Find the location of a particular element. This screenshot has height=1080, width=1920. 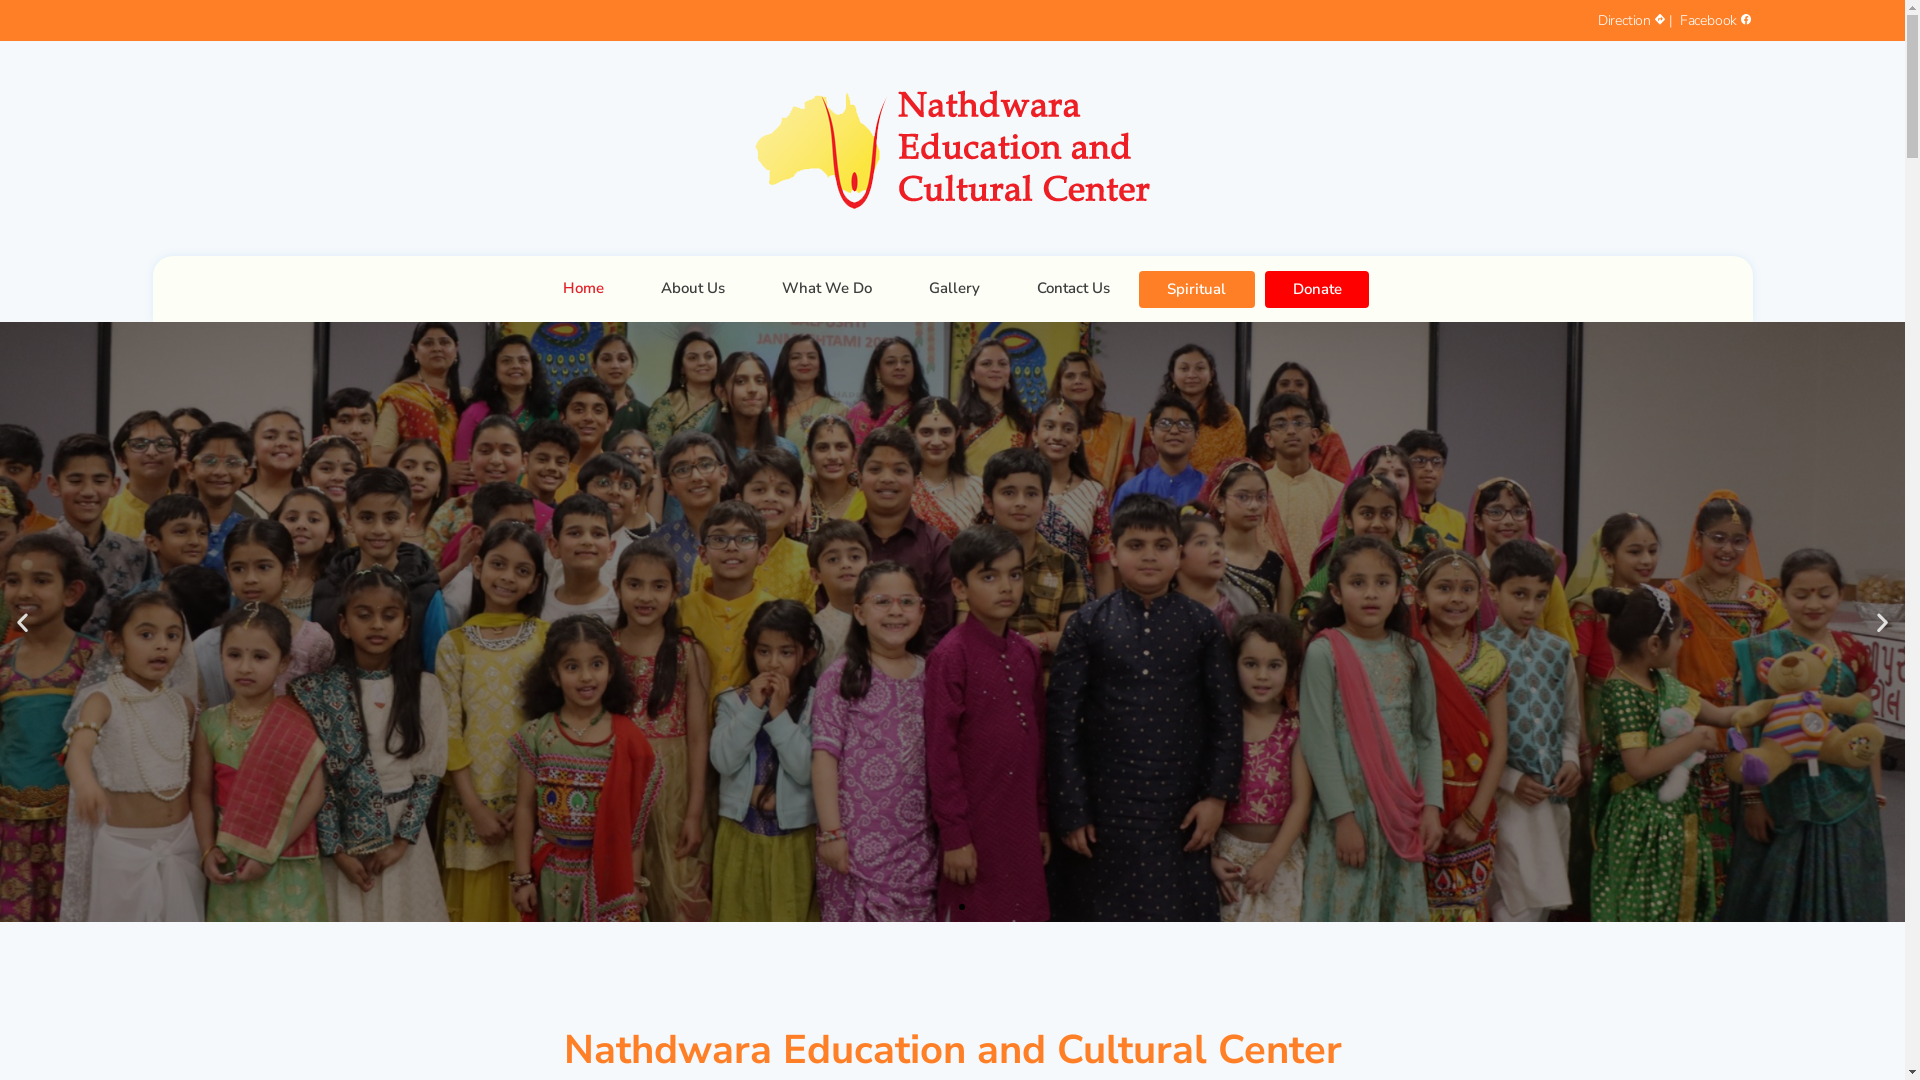

'Contact Us' is located at coordinates (1072, 288).